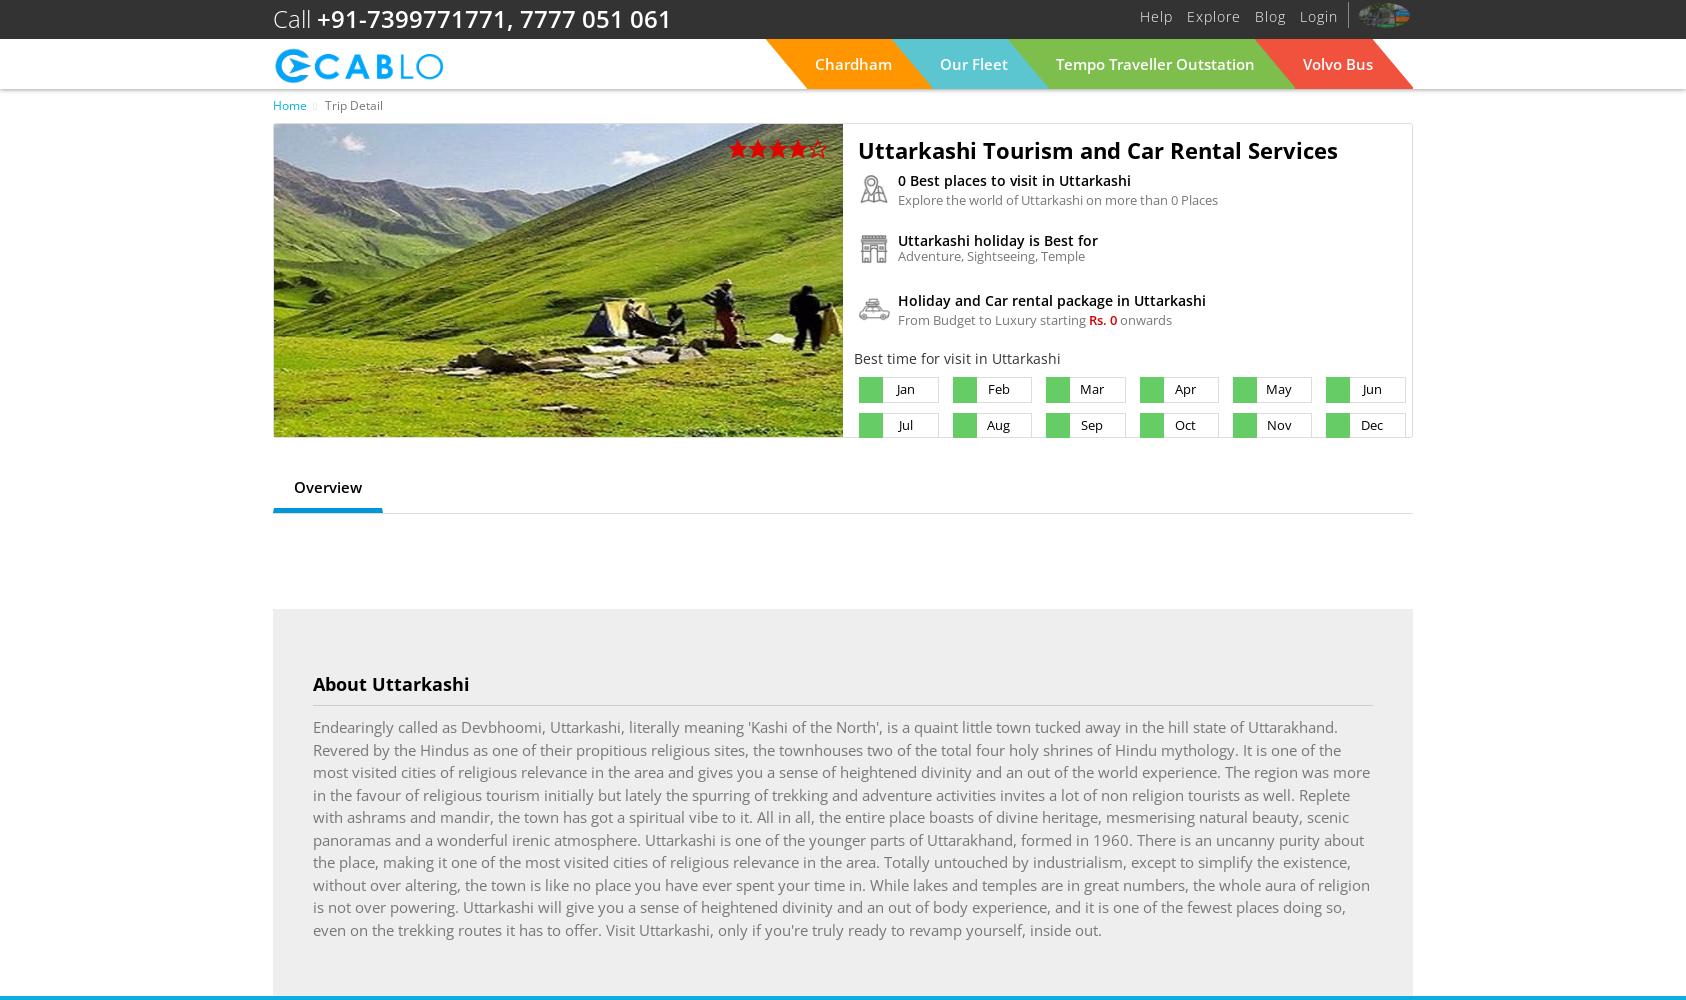 The image size is (1686, 1000). What do you see at coordinates (896, 199) in the screenshot?
I see `'Explore the world of Uttarkashi on more than 0 Places'` at bounding box center [896, 199].